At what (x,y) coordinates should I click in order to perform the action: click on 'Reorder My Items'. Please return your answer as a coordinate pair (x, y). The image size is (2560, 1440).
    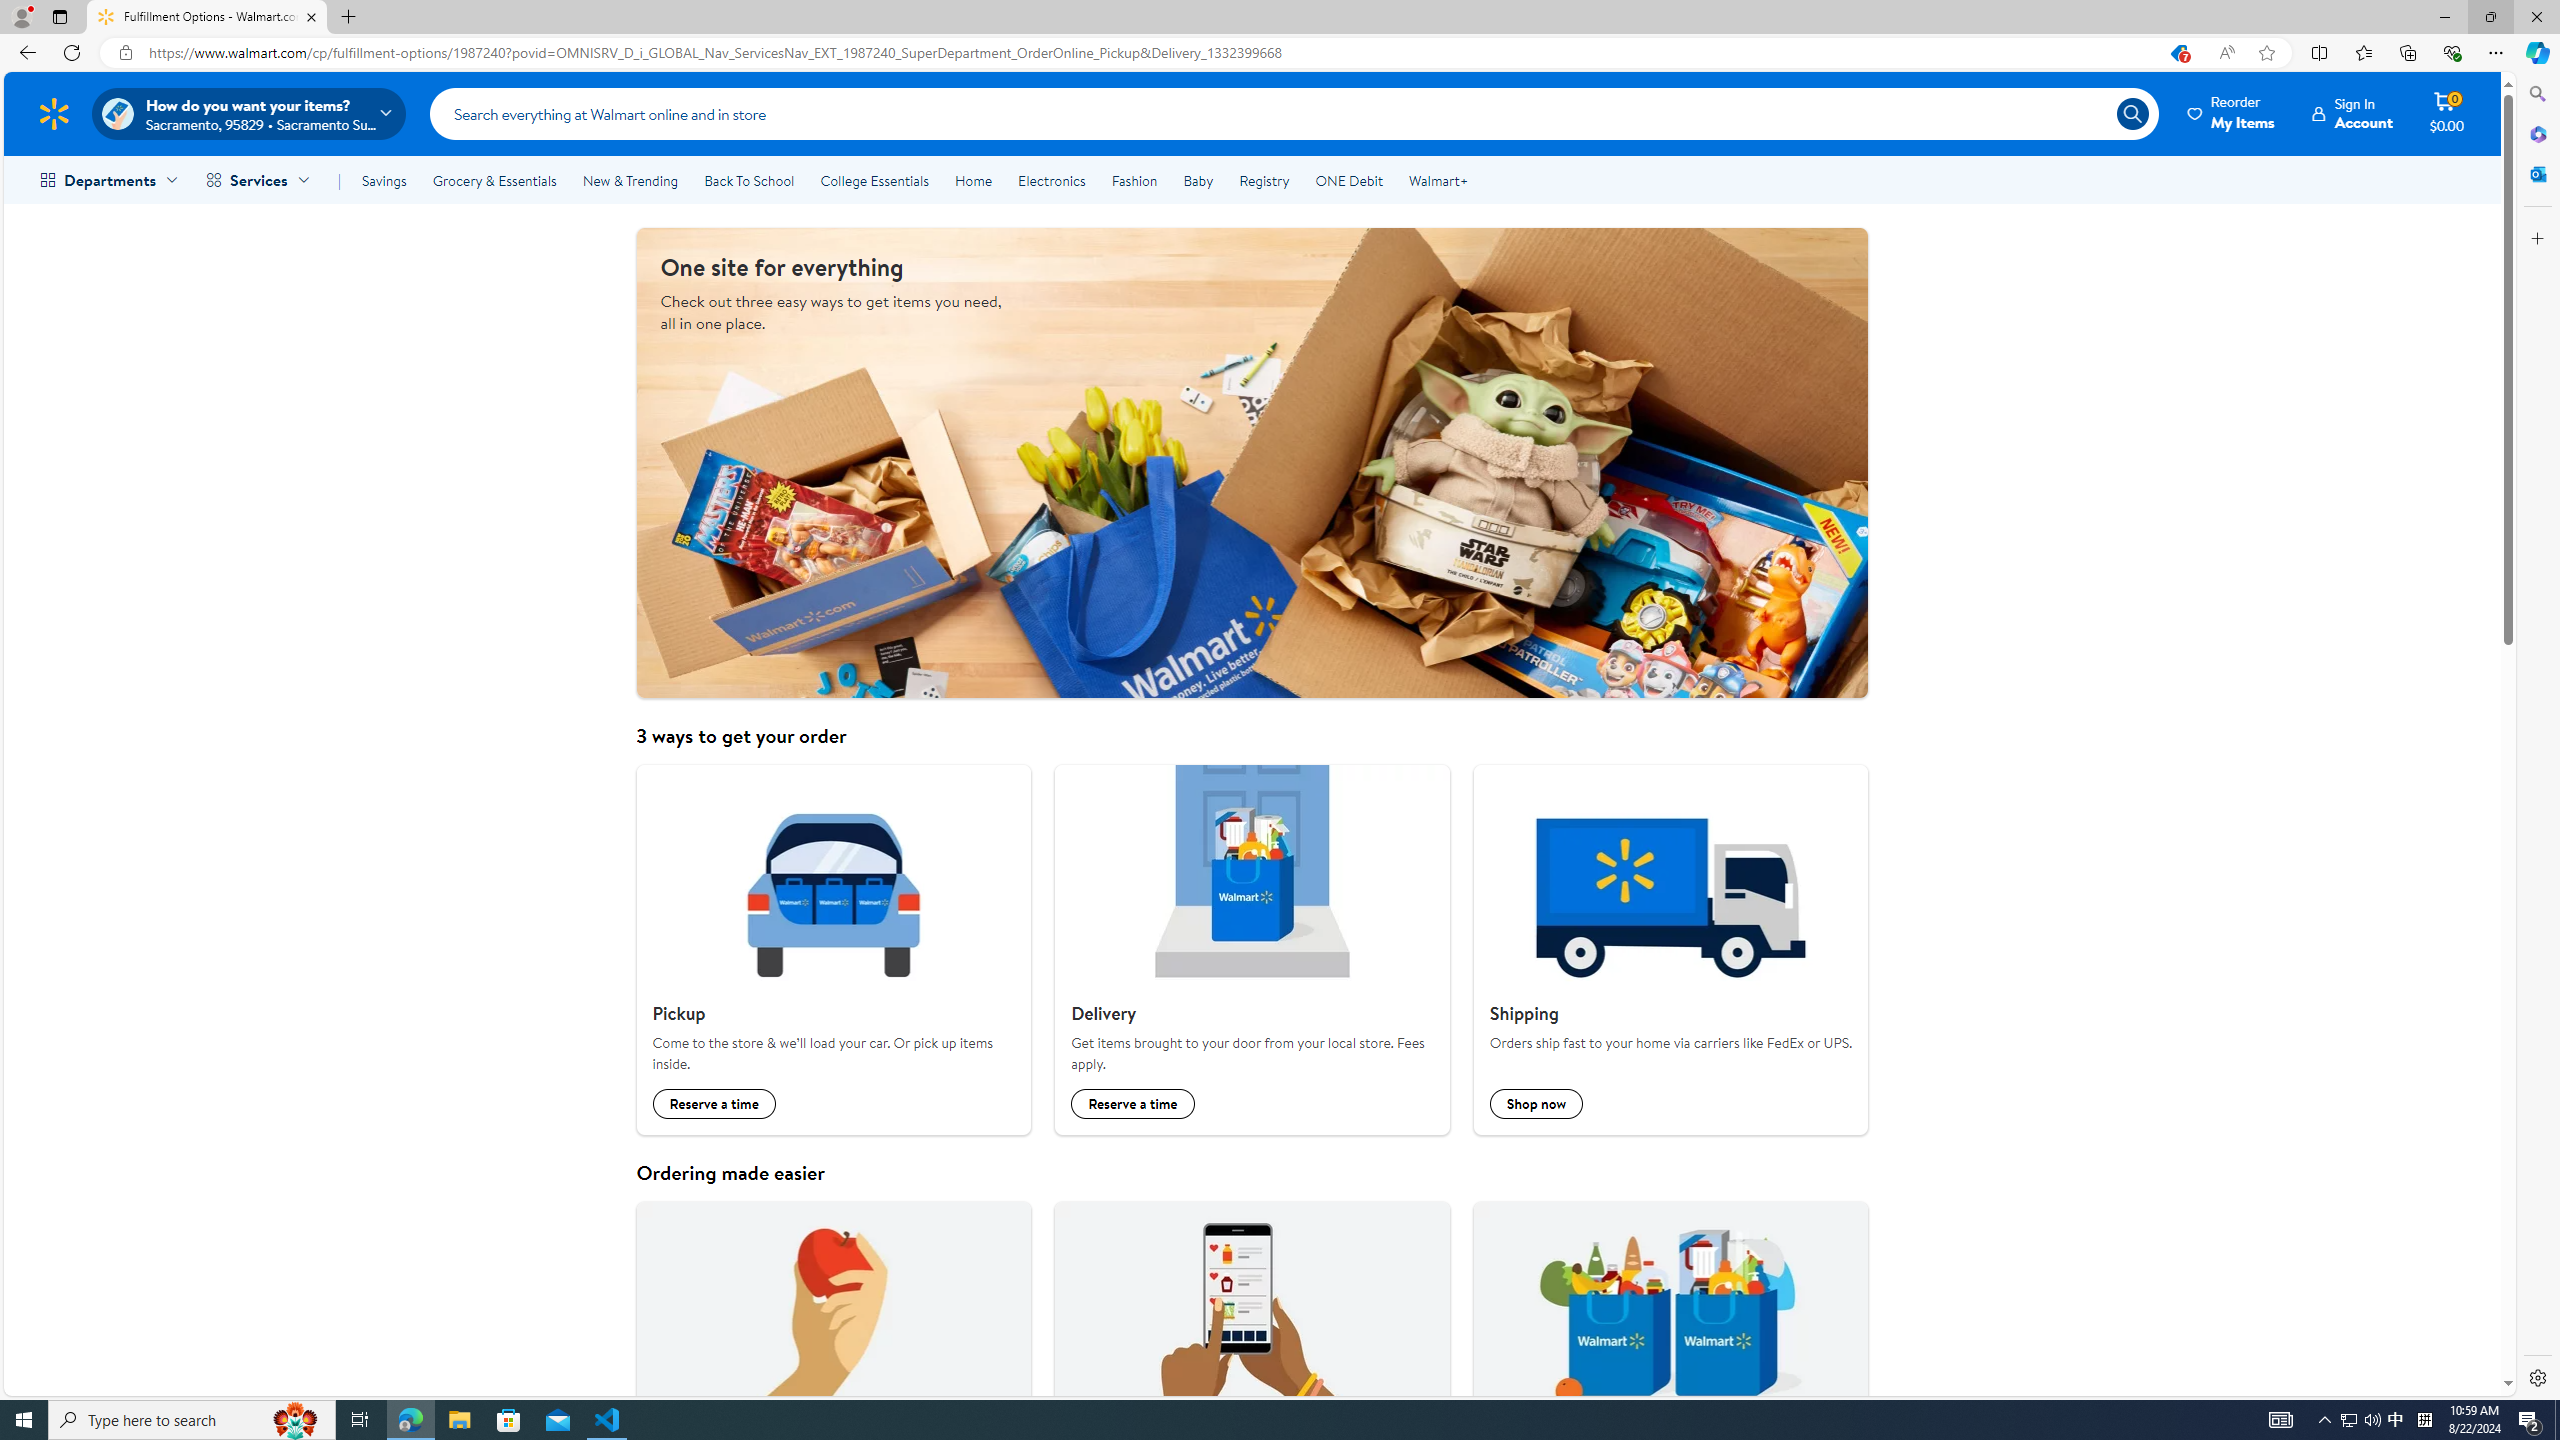
    Looking at the image, I should click on (2231, 112).